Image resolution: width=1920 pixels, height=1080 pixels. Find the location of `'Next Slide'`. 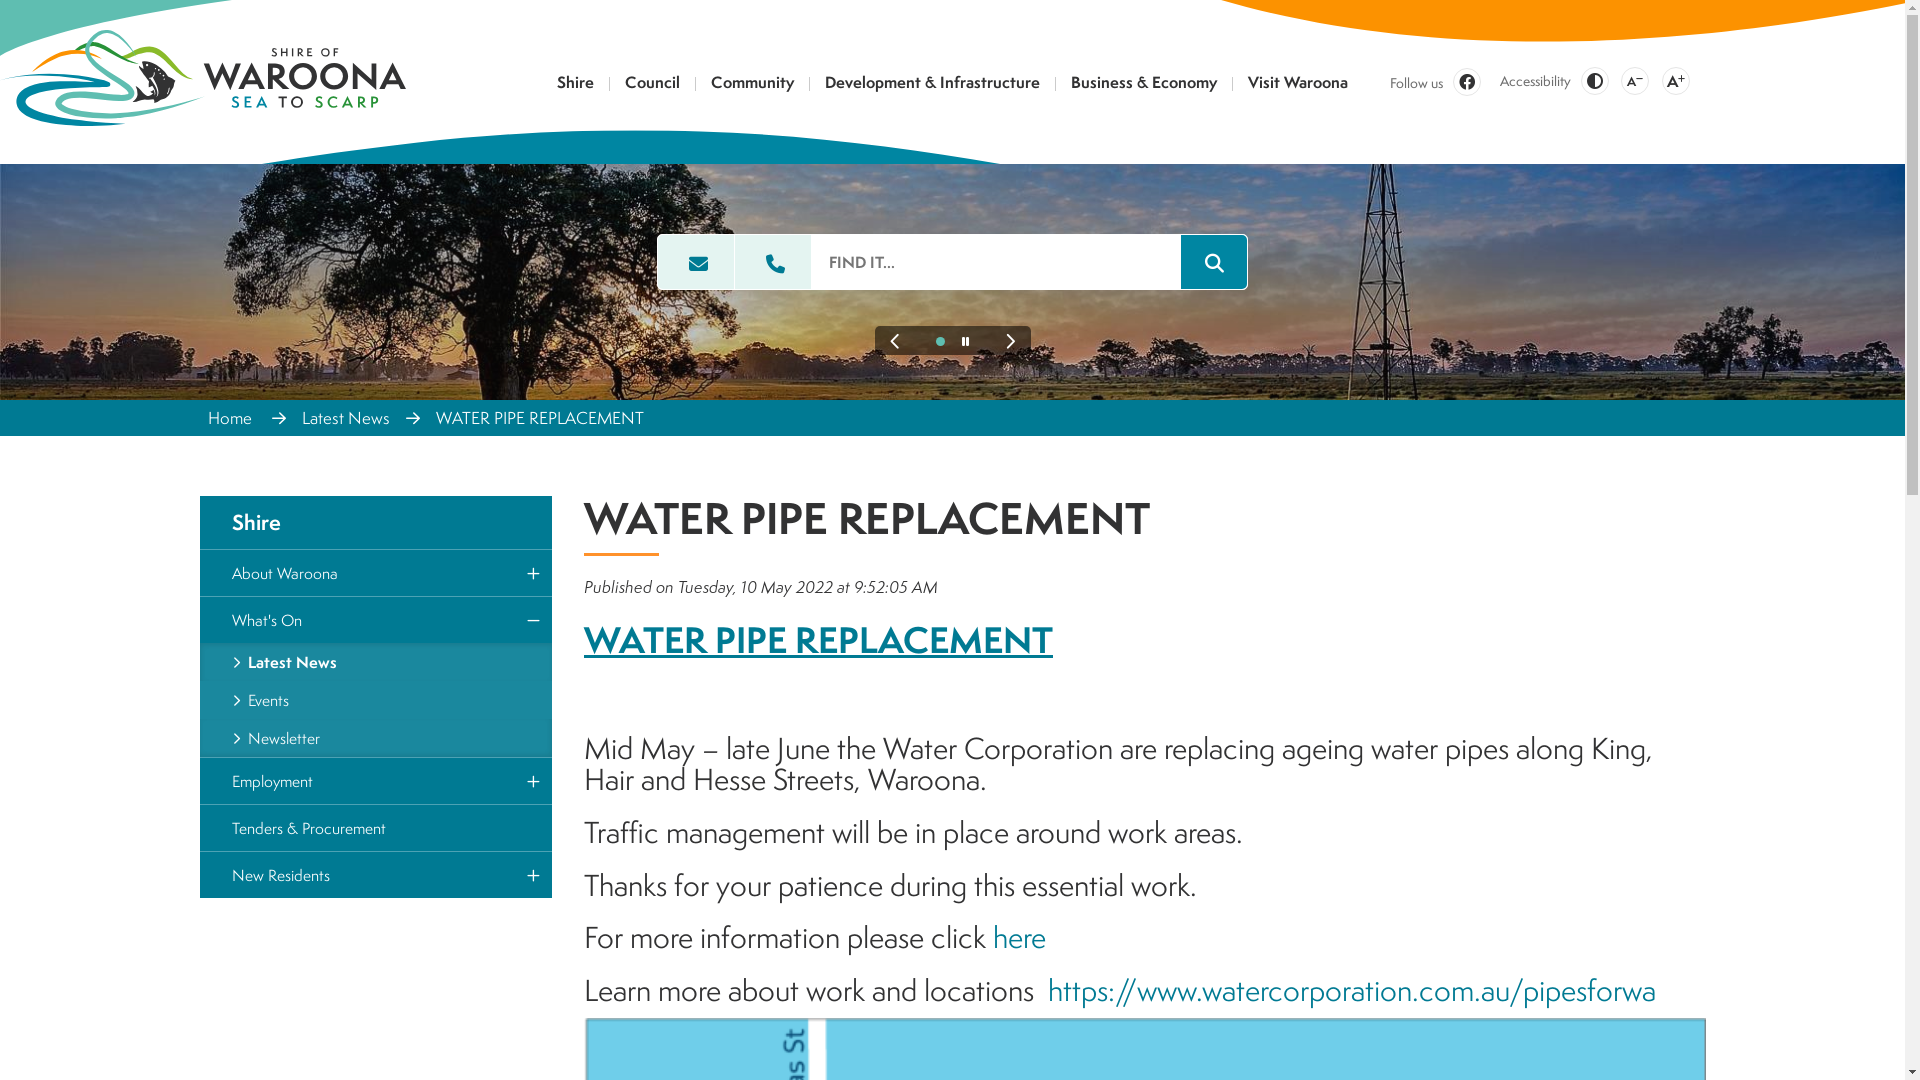

'Next Slide' is located at coordinates (1010, 341).